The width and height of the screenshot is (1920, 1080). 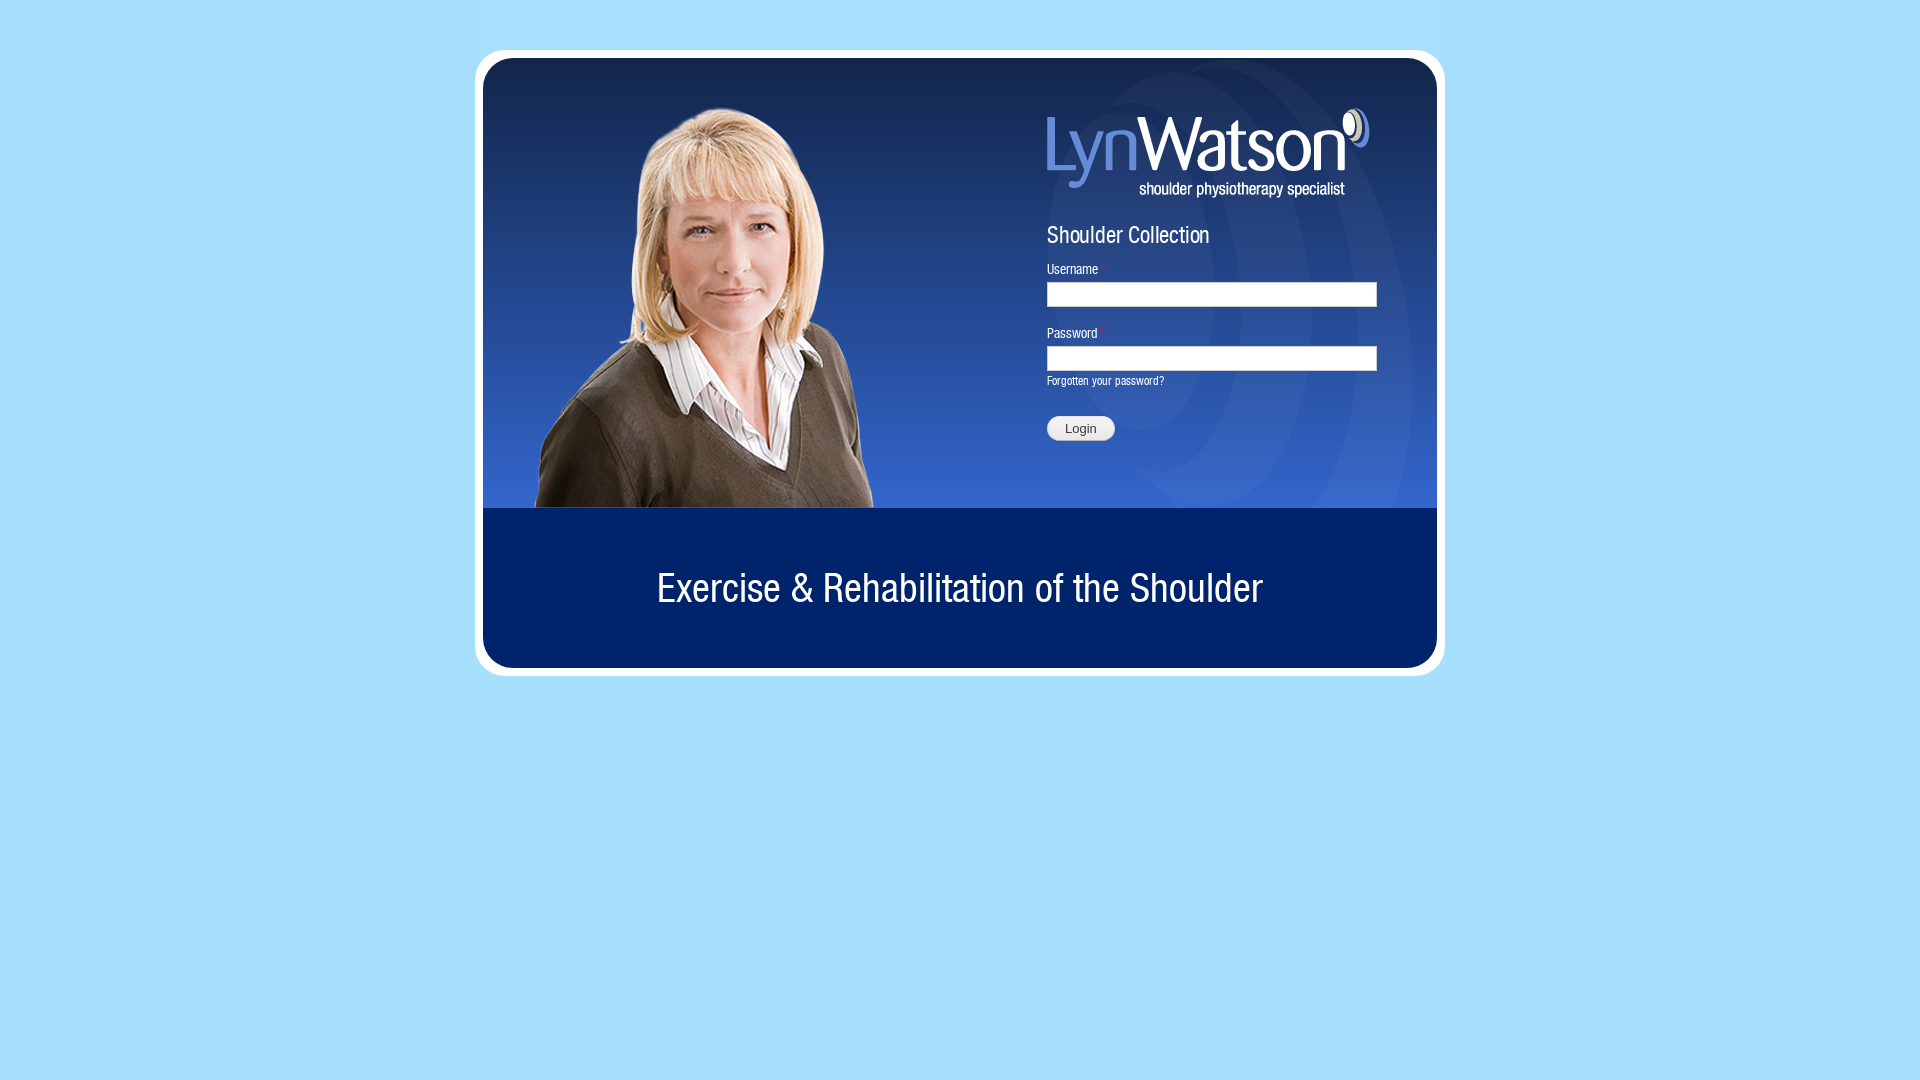 I want to click on 'Forgotten your password?', so click(x=1104, y=381).